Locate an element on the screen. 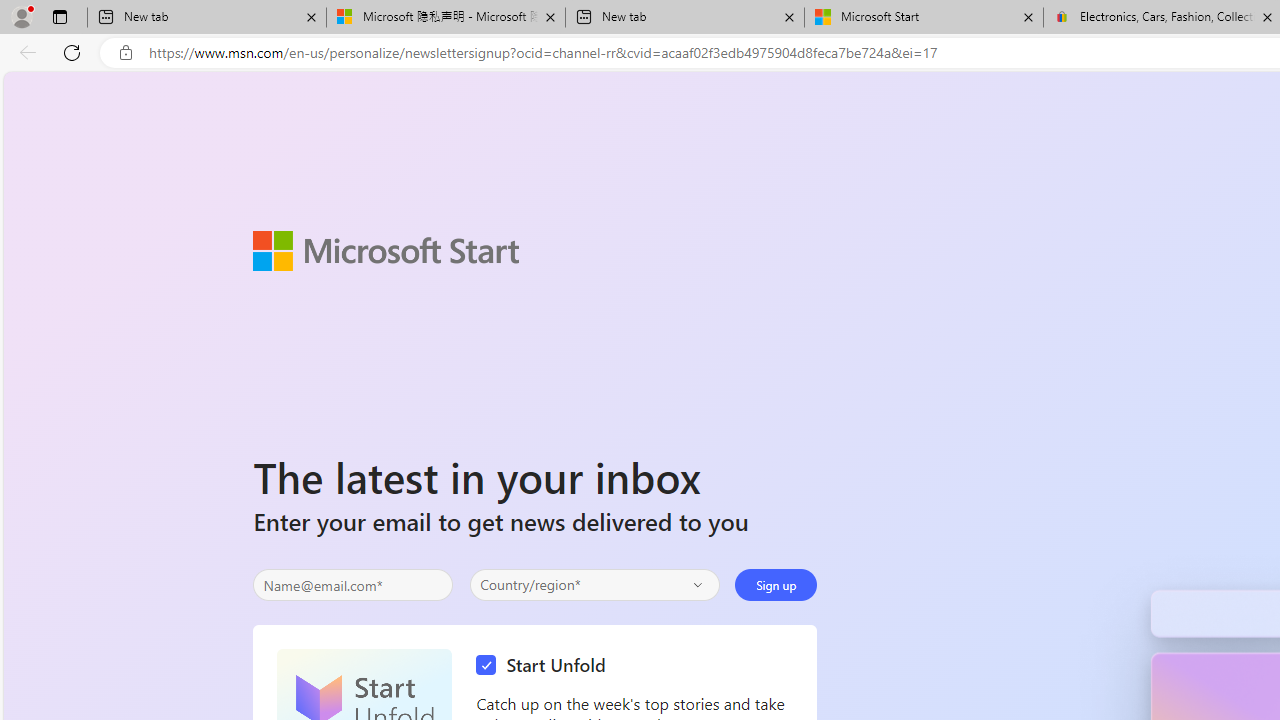 The image size is (1280, 720). 'Select your country' is located at coordinates (594, 585).